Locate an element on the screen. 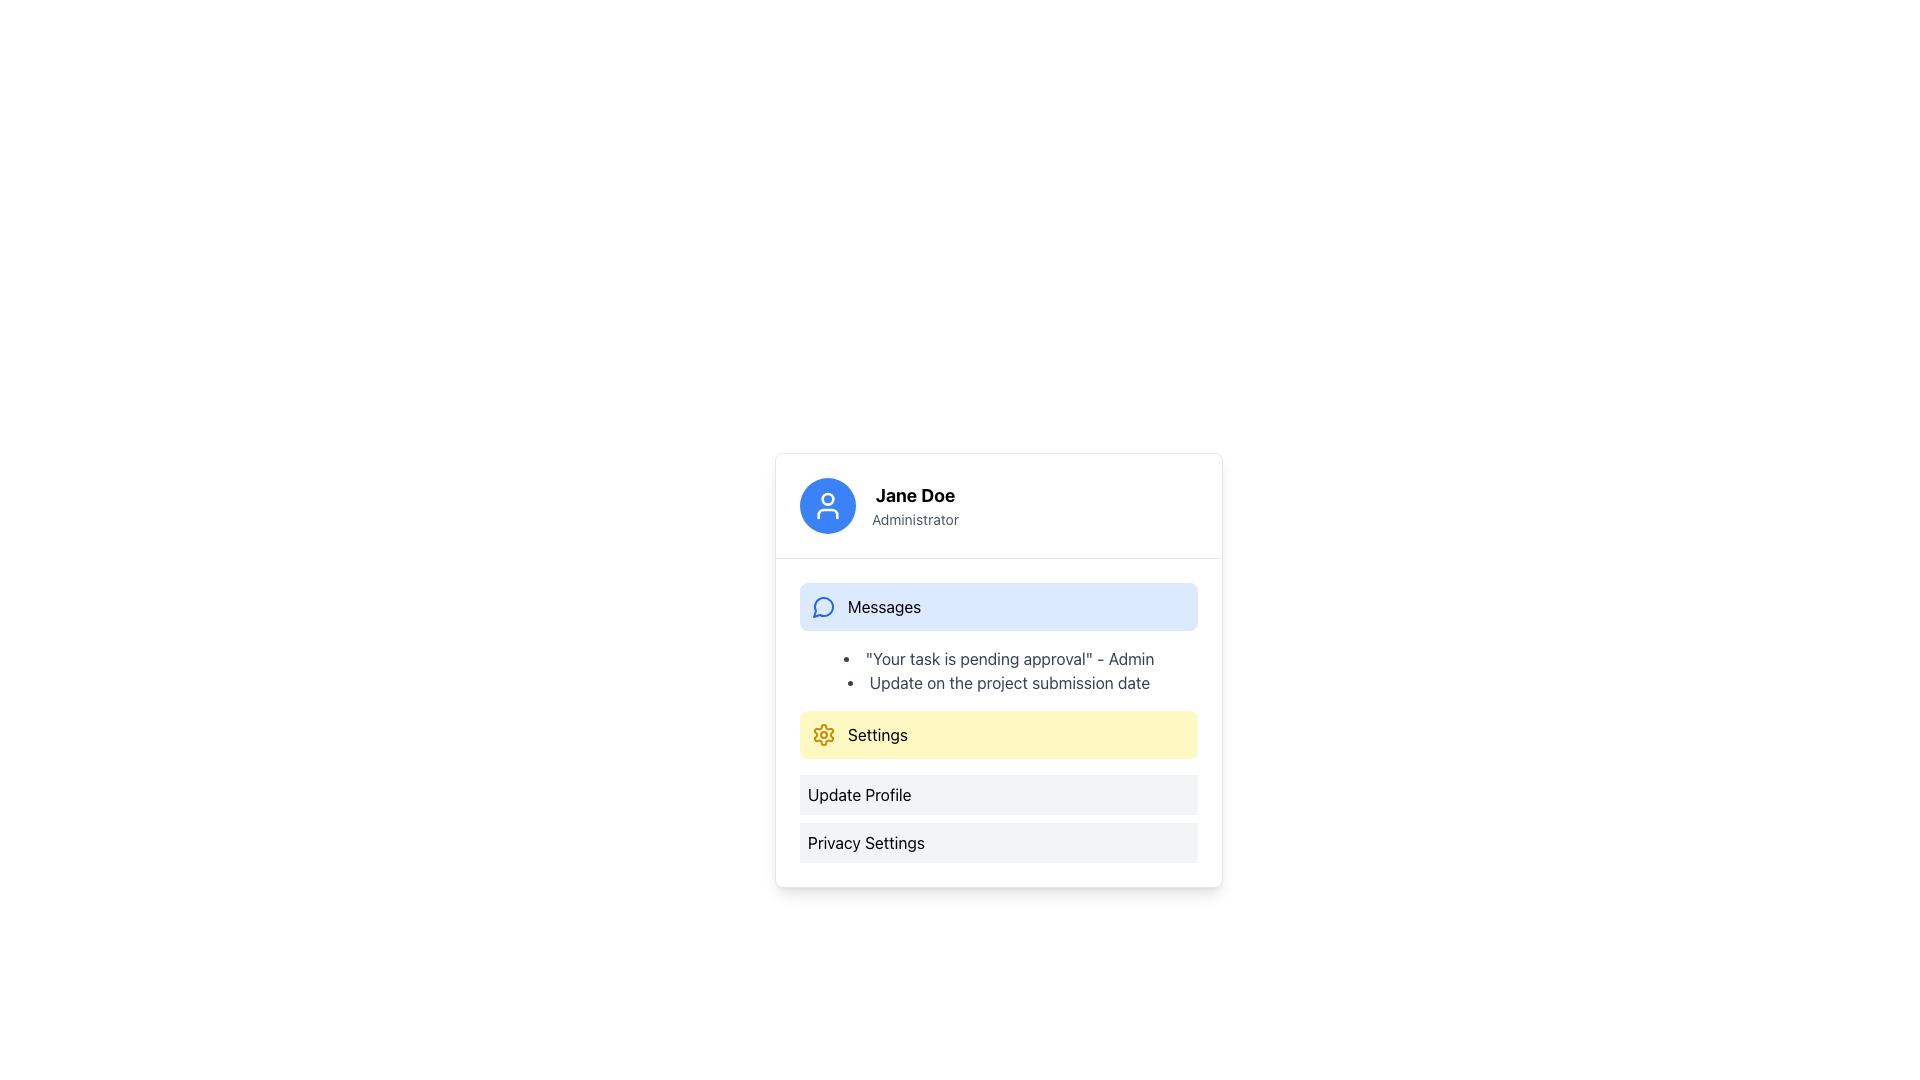 Image resolution: width=1920 pixels, height=1080 pixels. the yellow gear-shaped icon in the 'Settings' section is located at coordinates (824, 735).